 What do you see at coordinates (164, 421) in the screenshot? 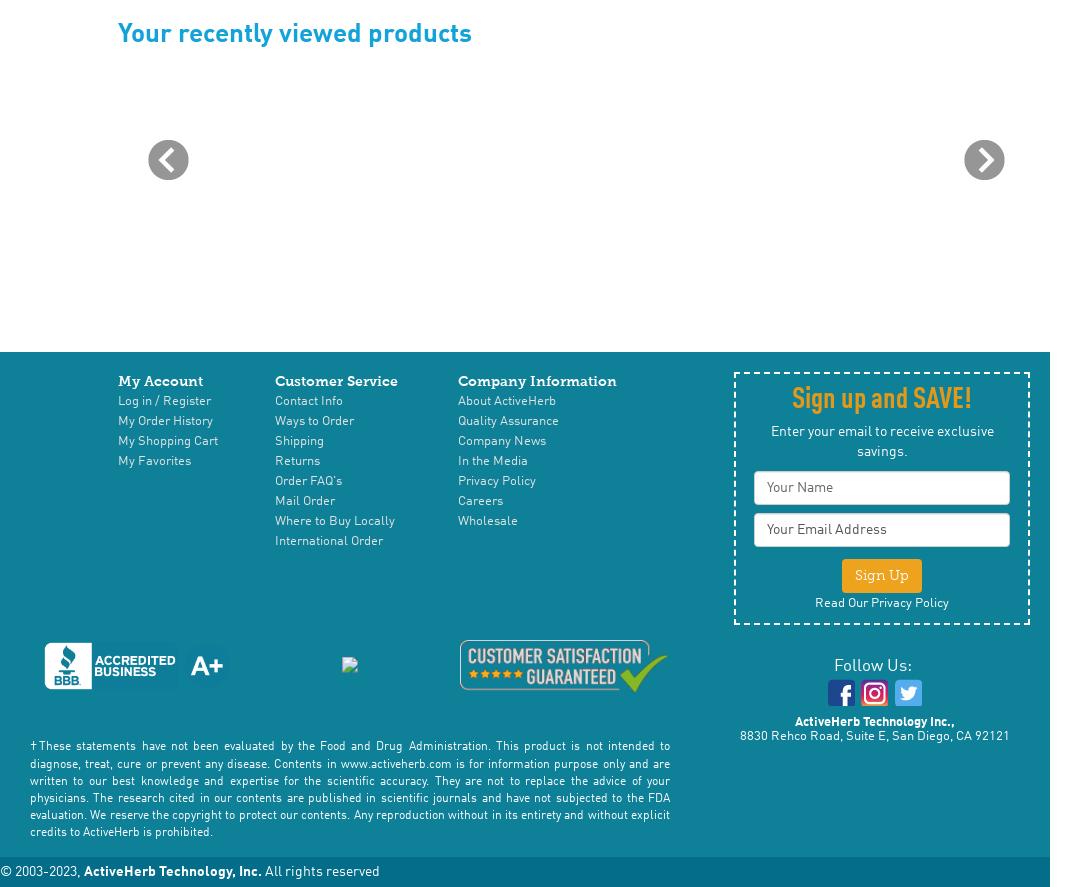
I see `'My Order History'` at bounding box center [164, 421].